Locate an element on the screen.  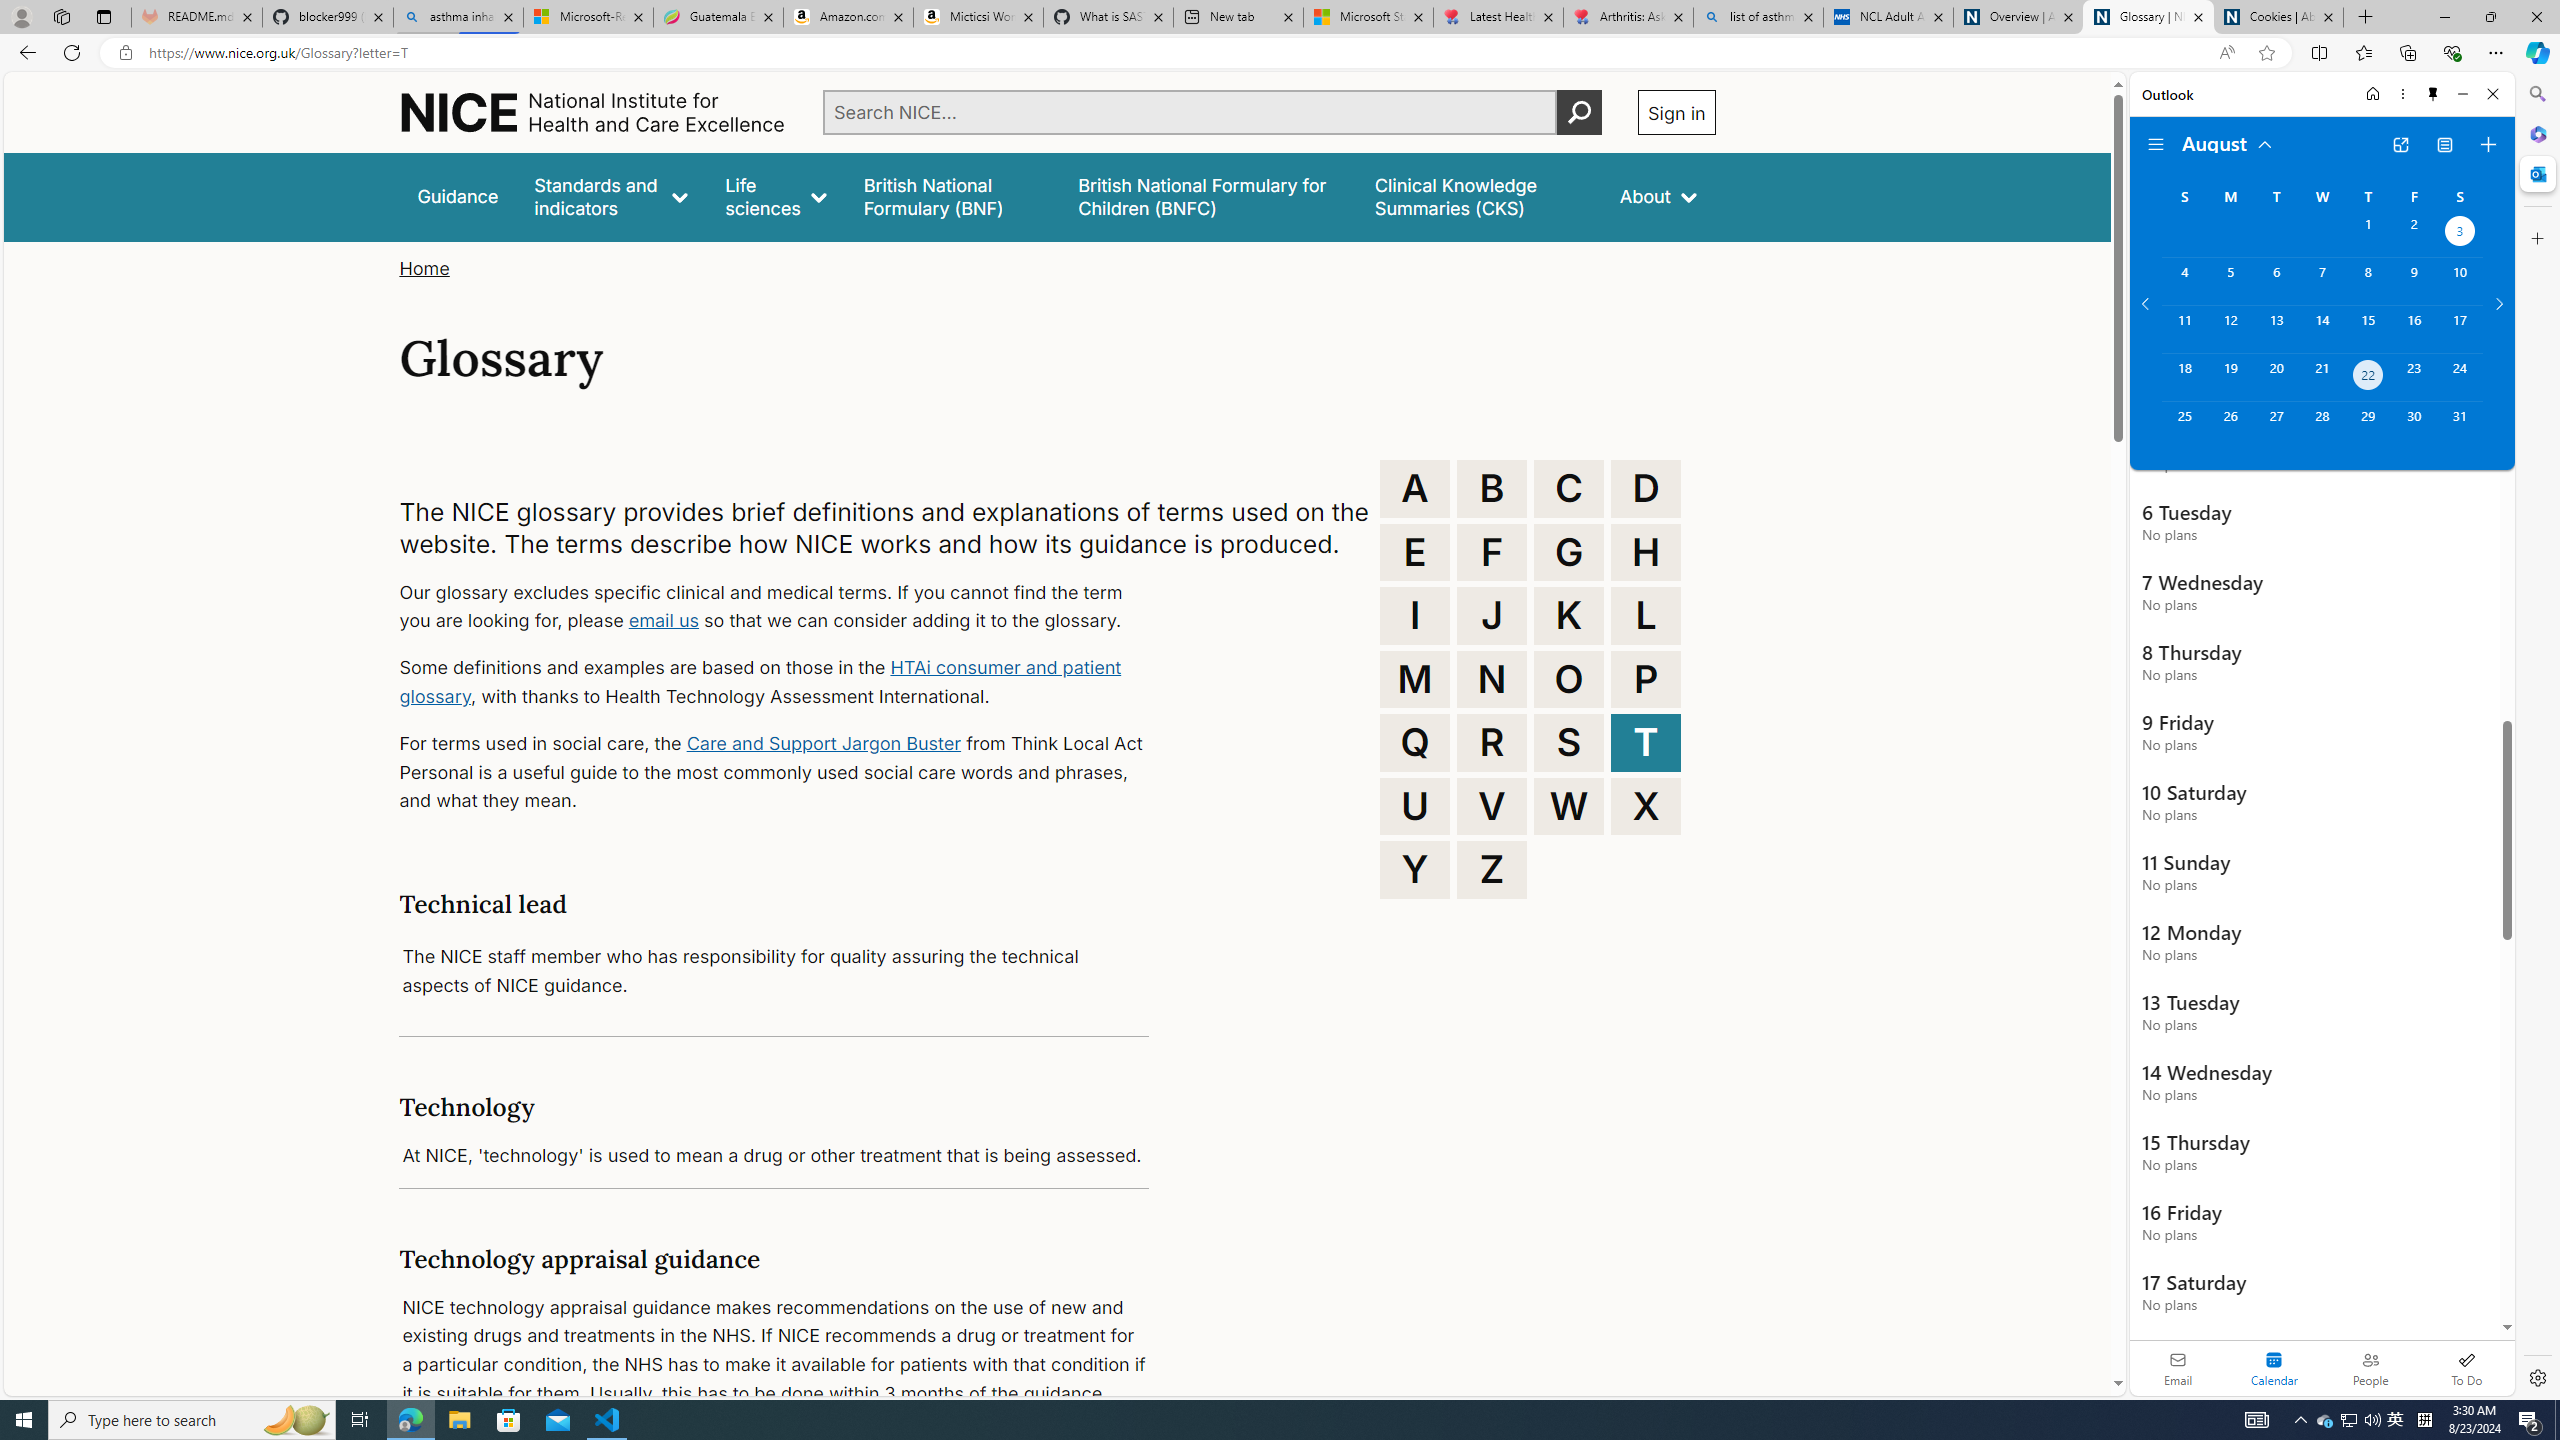
'Wednesday, August 7, 2024. ' is located at coordinates (2320, 280).